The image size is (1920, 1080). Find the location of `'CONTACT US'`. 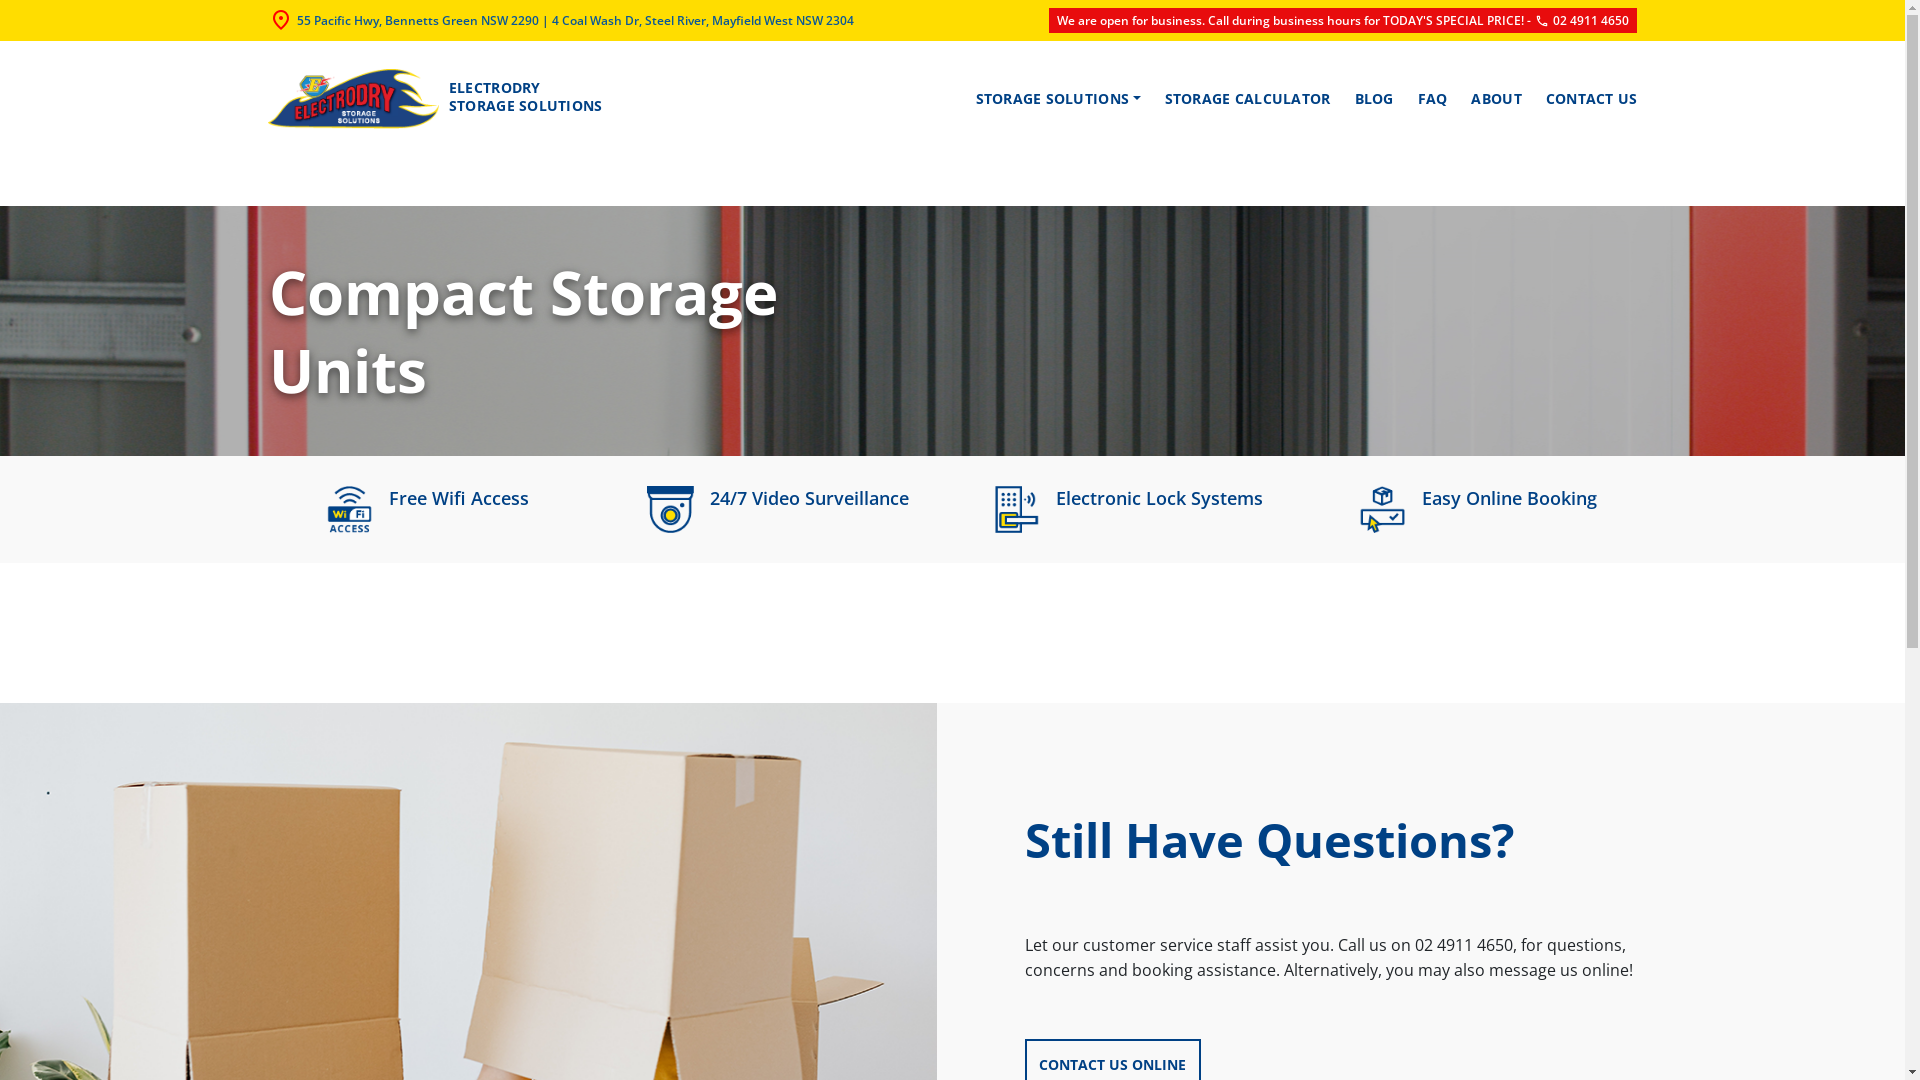

'CONTACT US' is located at coordinates (1584, 99).